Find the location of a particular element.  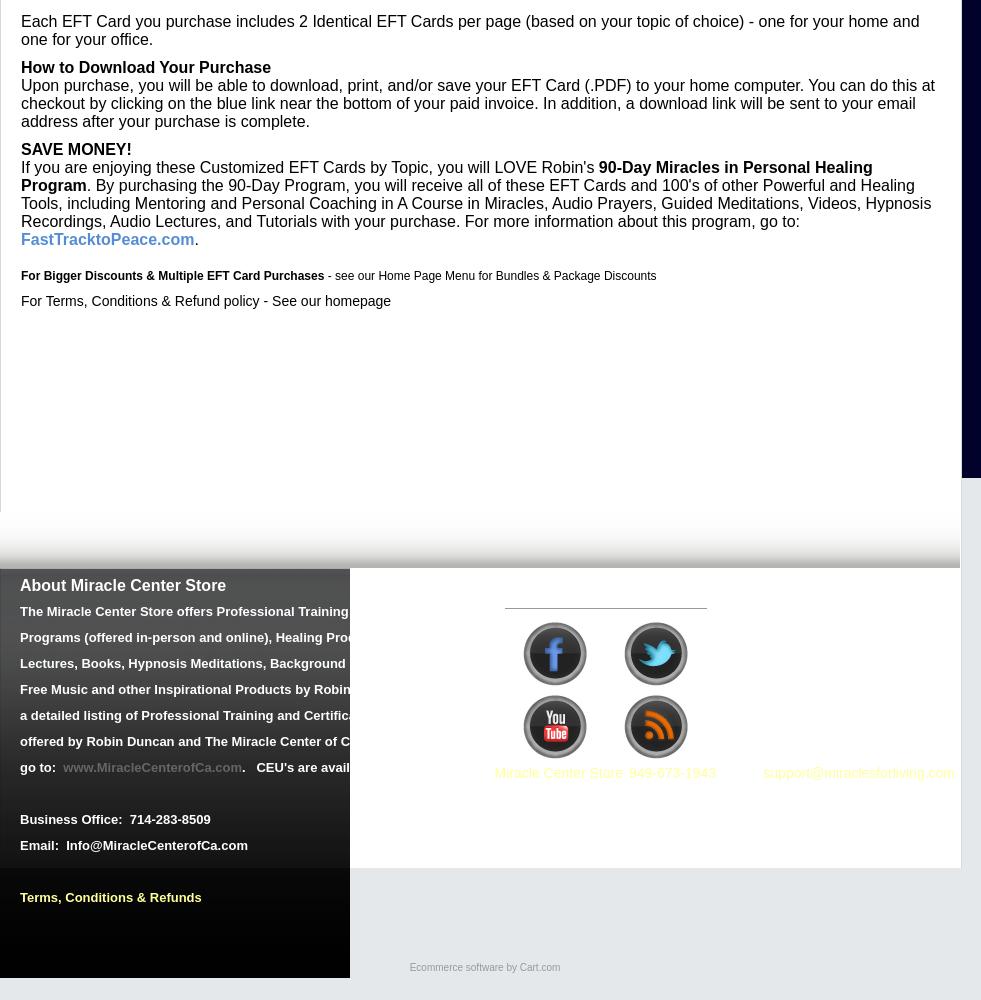

'FastTracktoPeace.com' is located at coordinates (106, 238).